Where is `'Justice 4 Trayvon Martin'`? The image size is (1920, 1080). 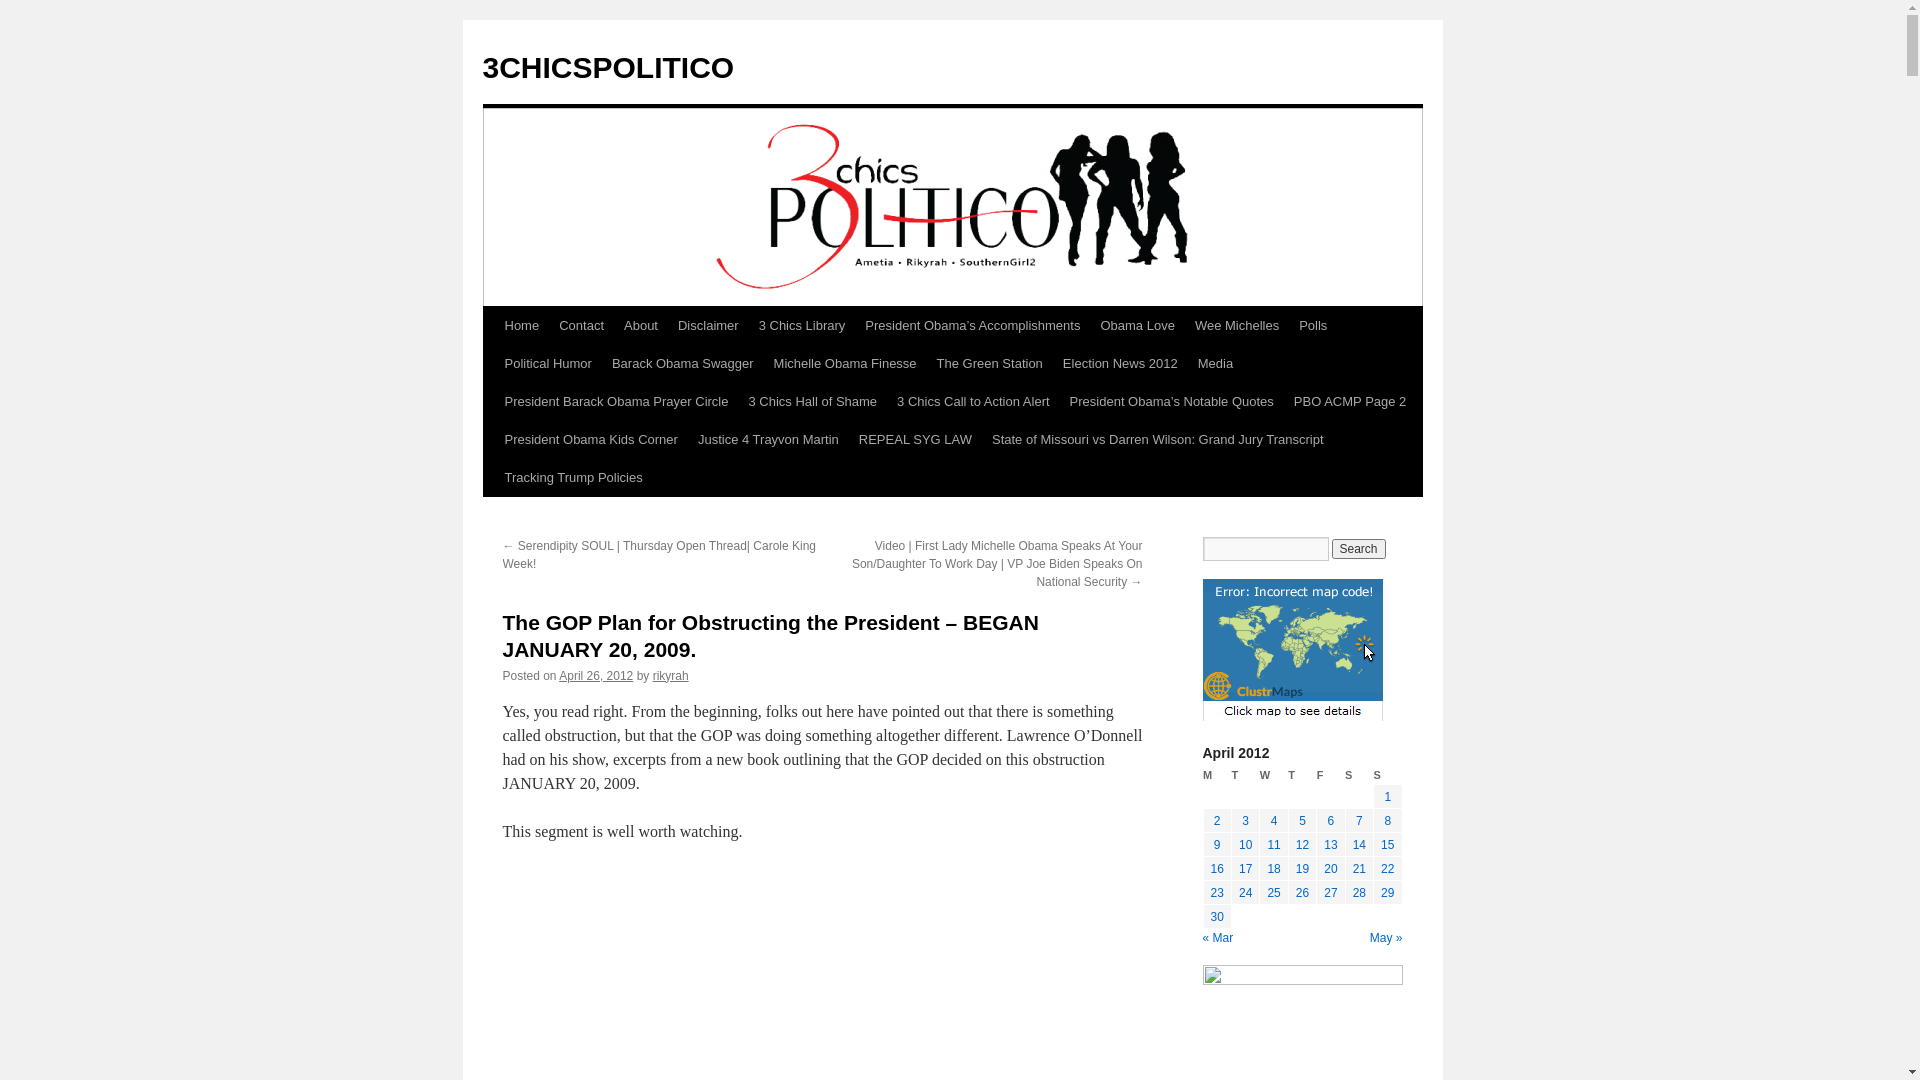 'Justice 4 Trayvon Martin' is located at coordinates (767, 438).